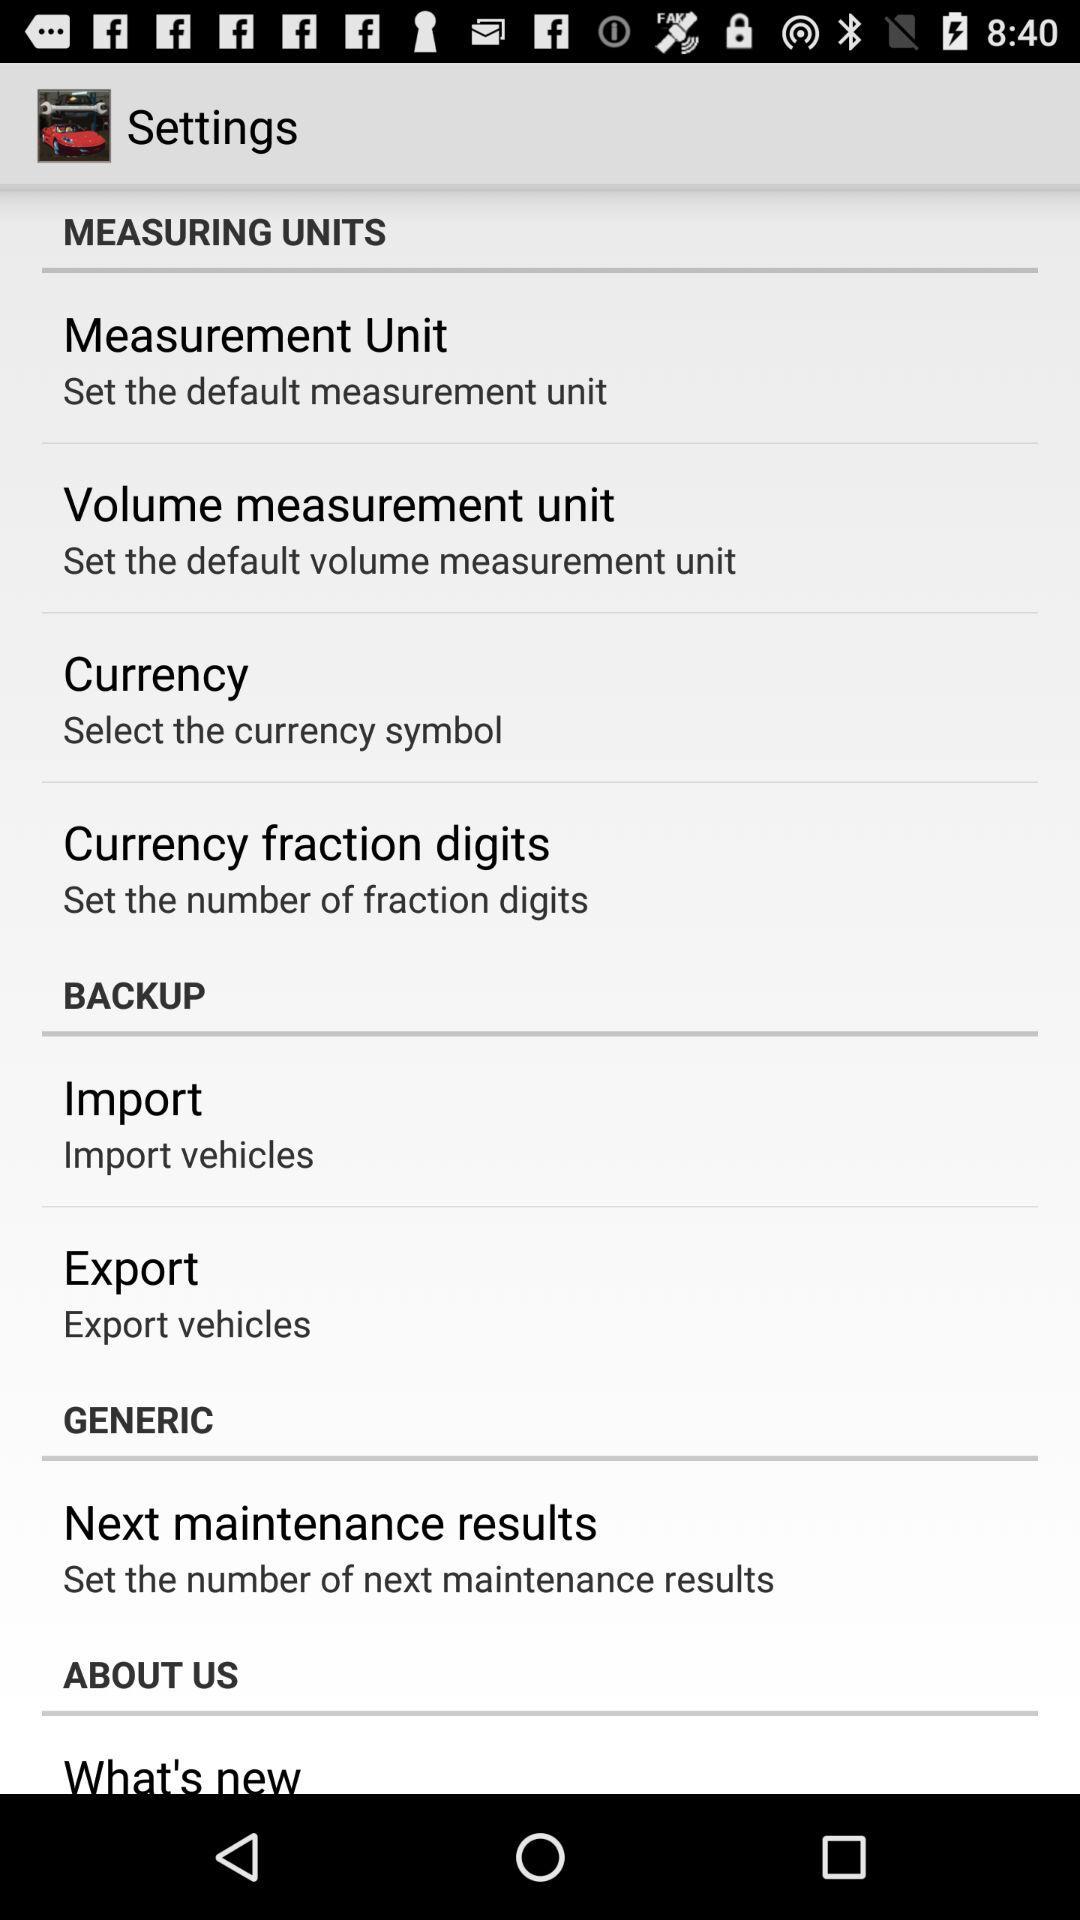 The width and height of the screenshot is (1080, 1920). I want to click on app above the import app, so click(540, 994).